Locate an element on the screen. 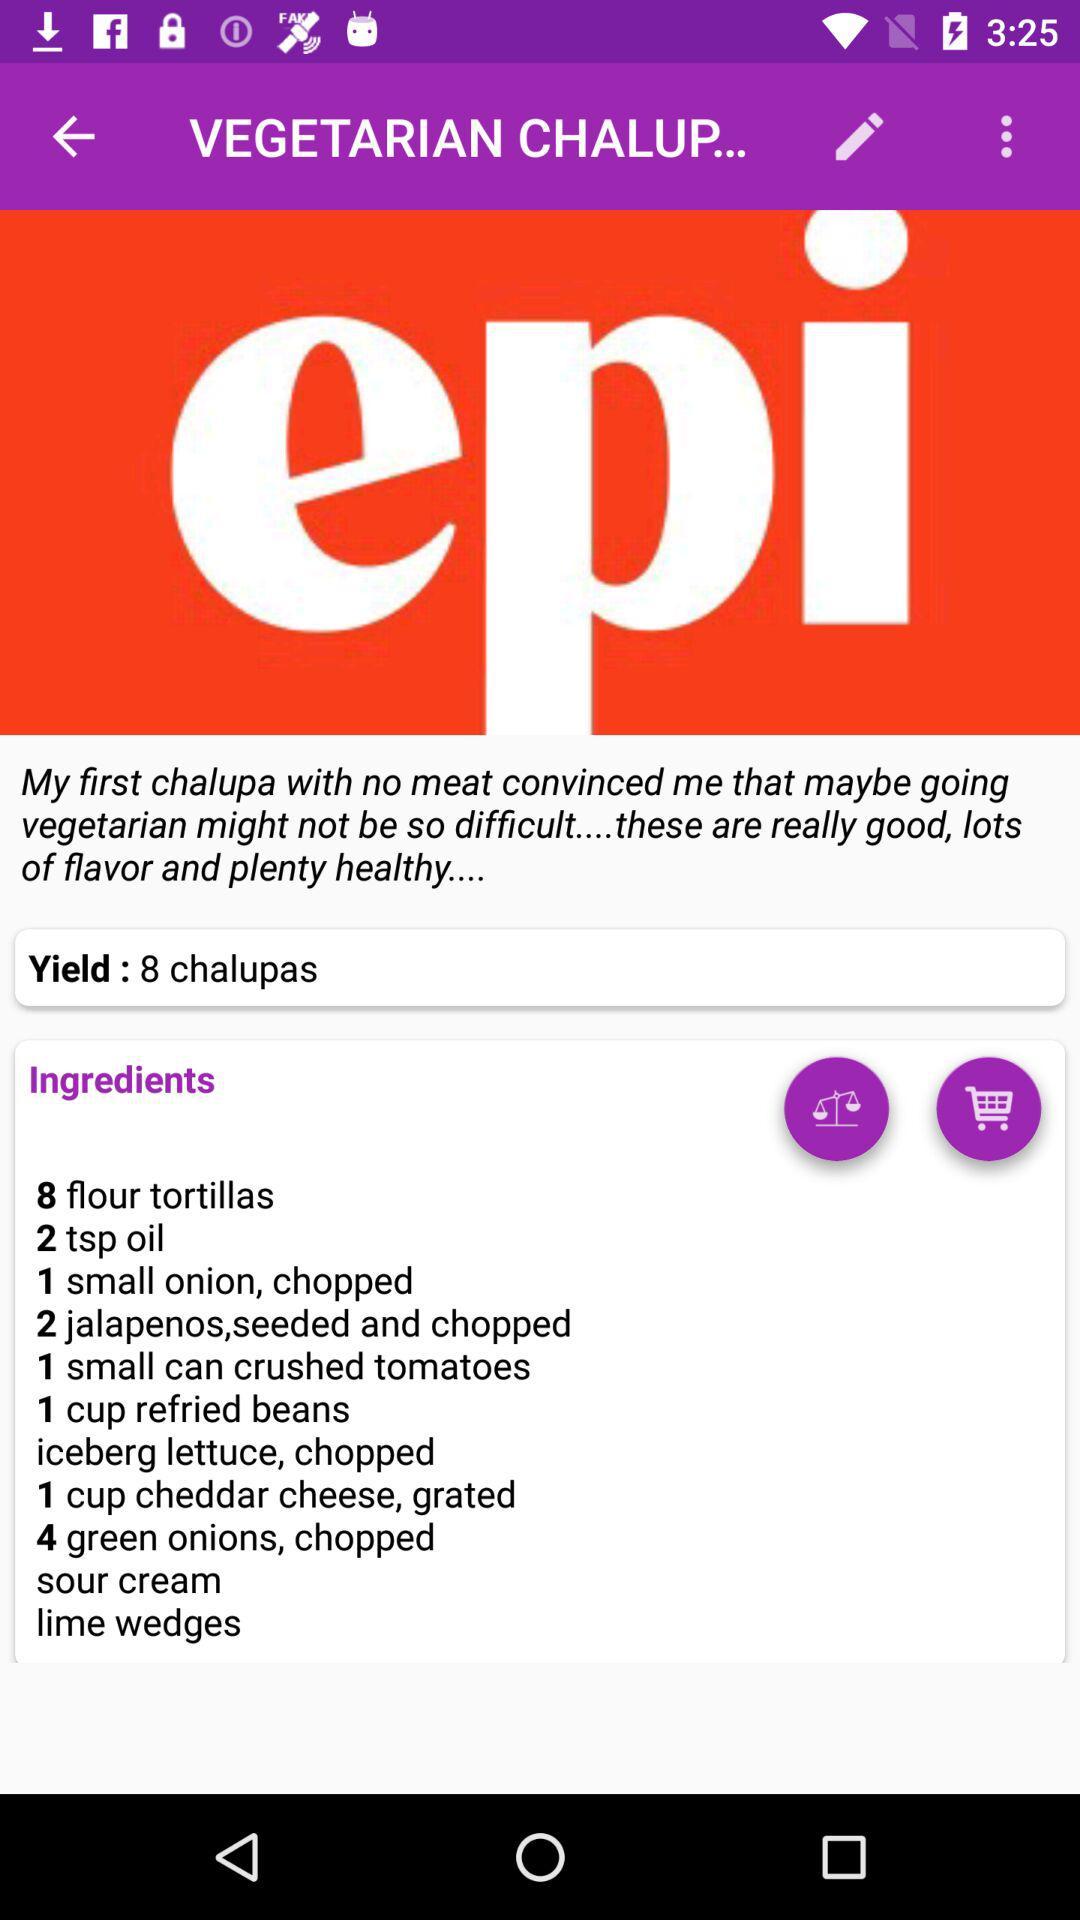  the item above my first chalupa item is located at coordinates (540, 471).